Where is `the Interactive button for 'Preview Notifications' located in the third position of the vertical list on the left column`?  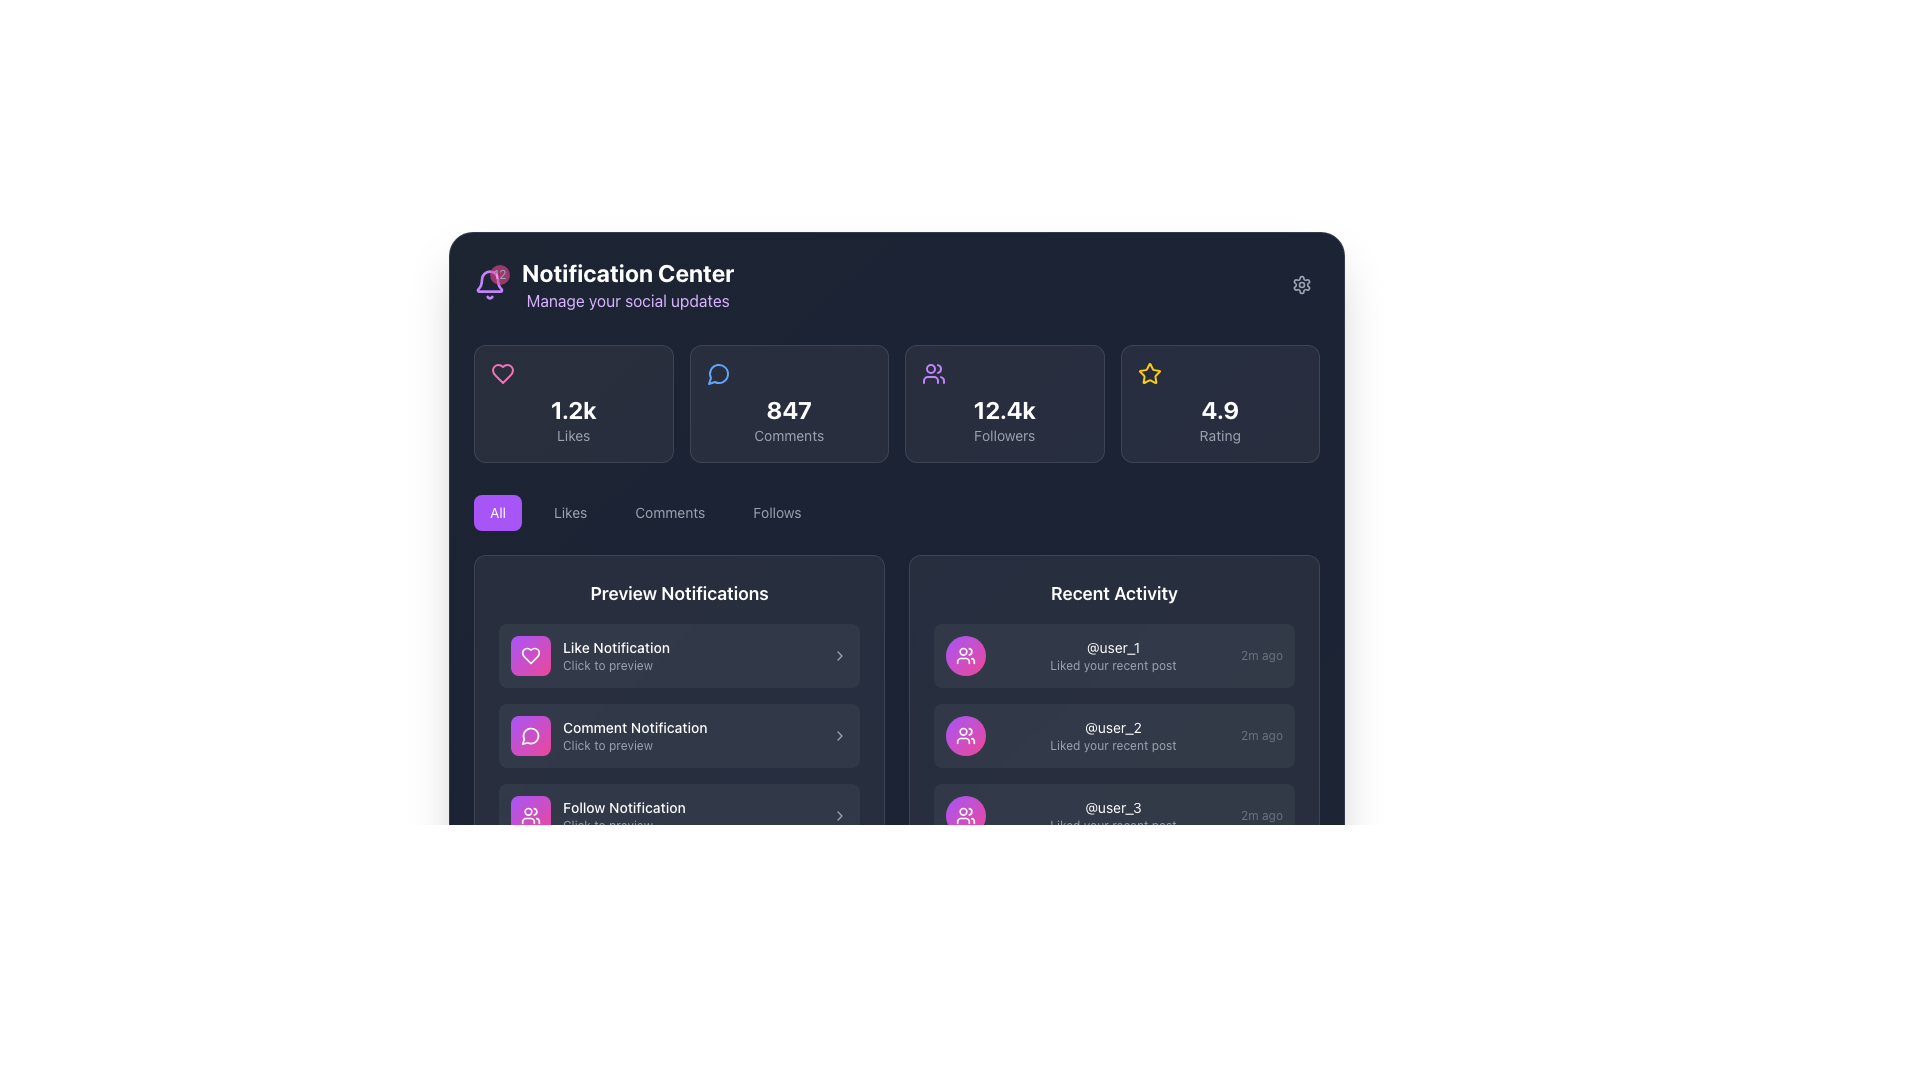
the Interactive button for 'Preview Notifications' located in the third position of the vertical list on the left column is located at coordinates (679, 816).